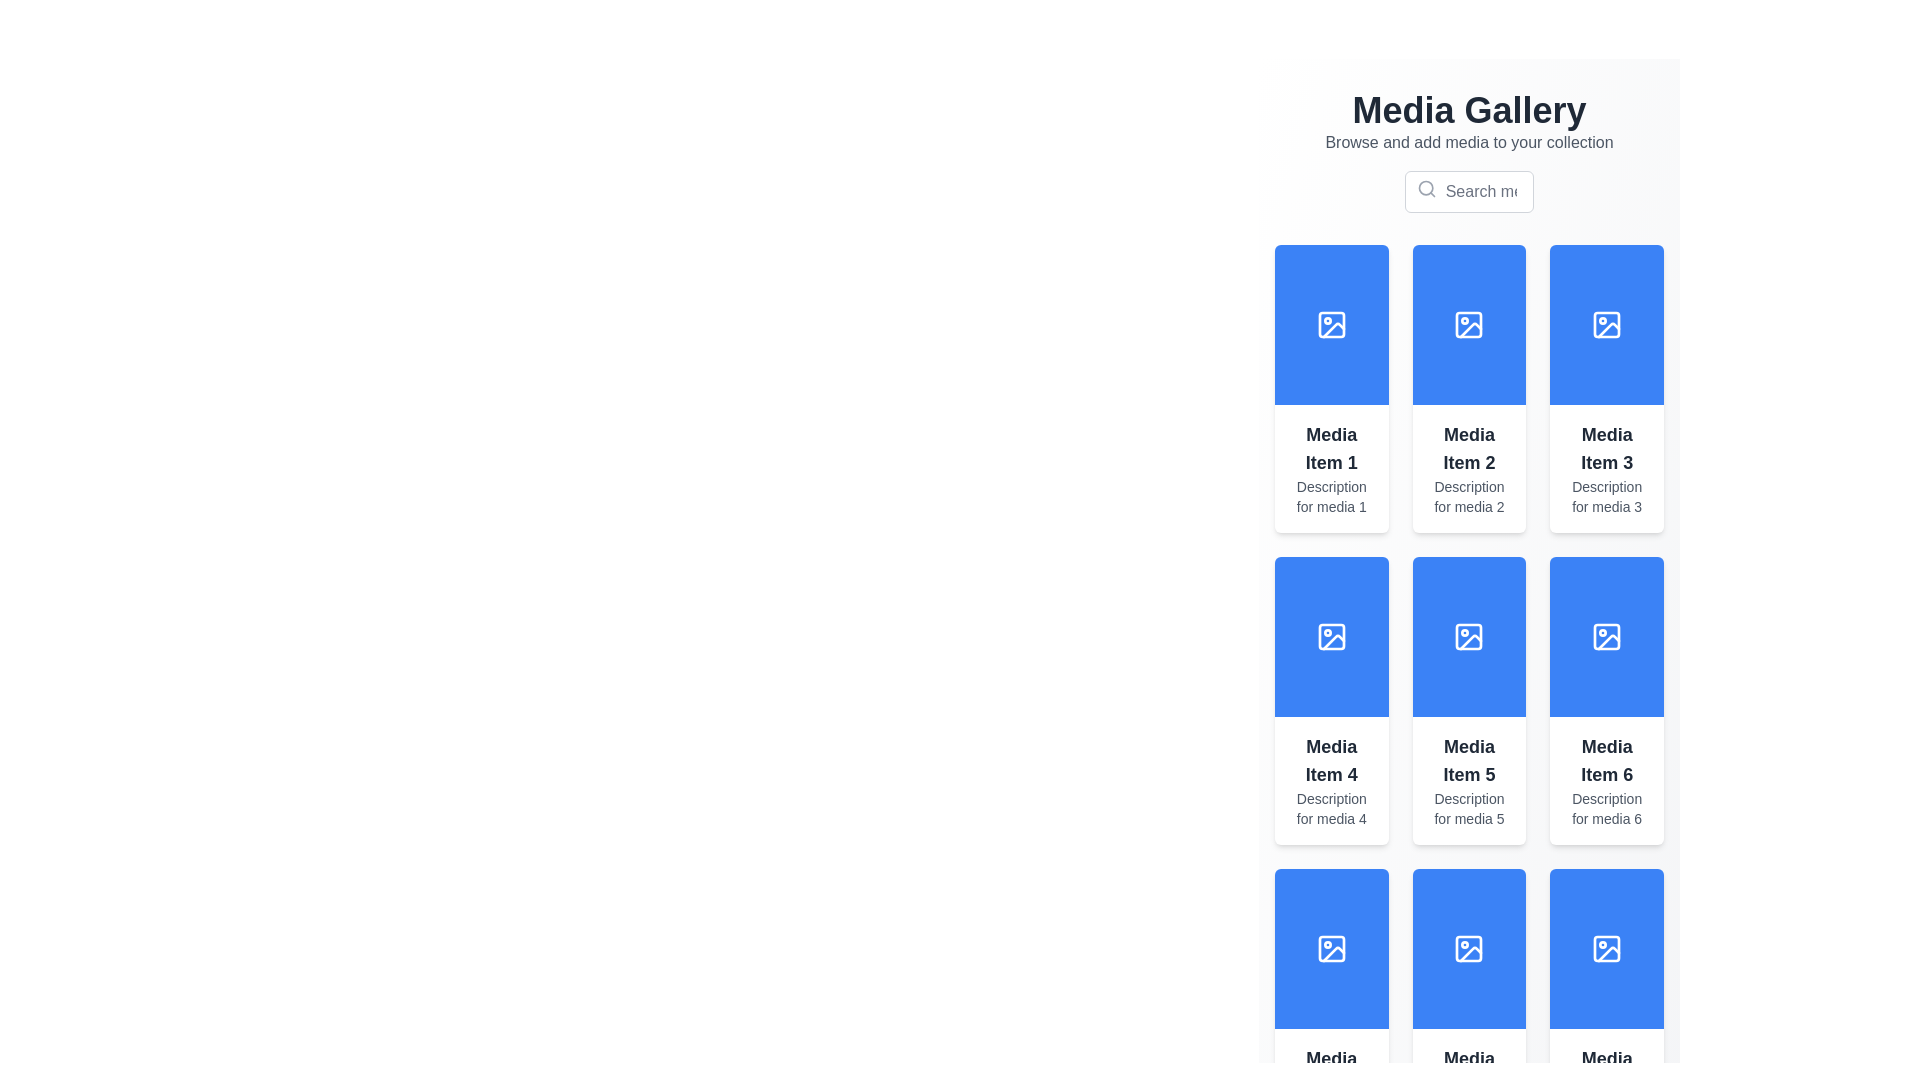  What do you see at coordinates (1469, 192) in the screenshot?
I see `the text input field directly below the 'Media Gallery' heading` at bounding box center [1469, 192].